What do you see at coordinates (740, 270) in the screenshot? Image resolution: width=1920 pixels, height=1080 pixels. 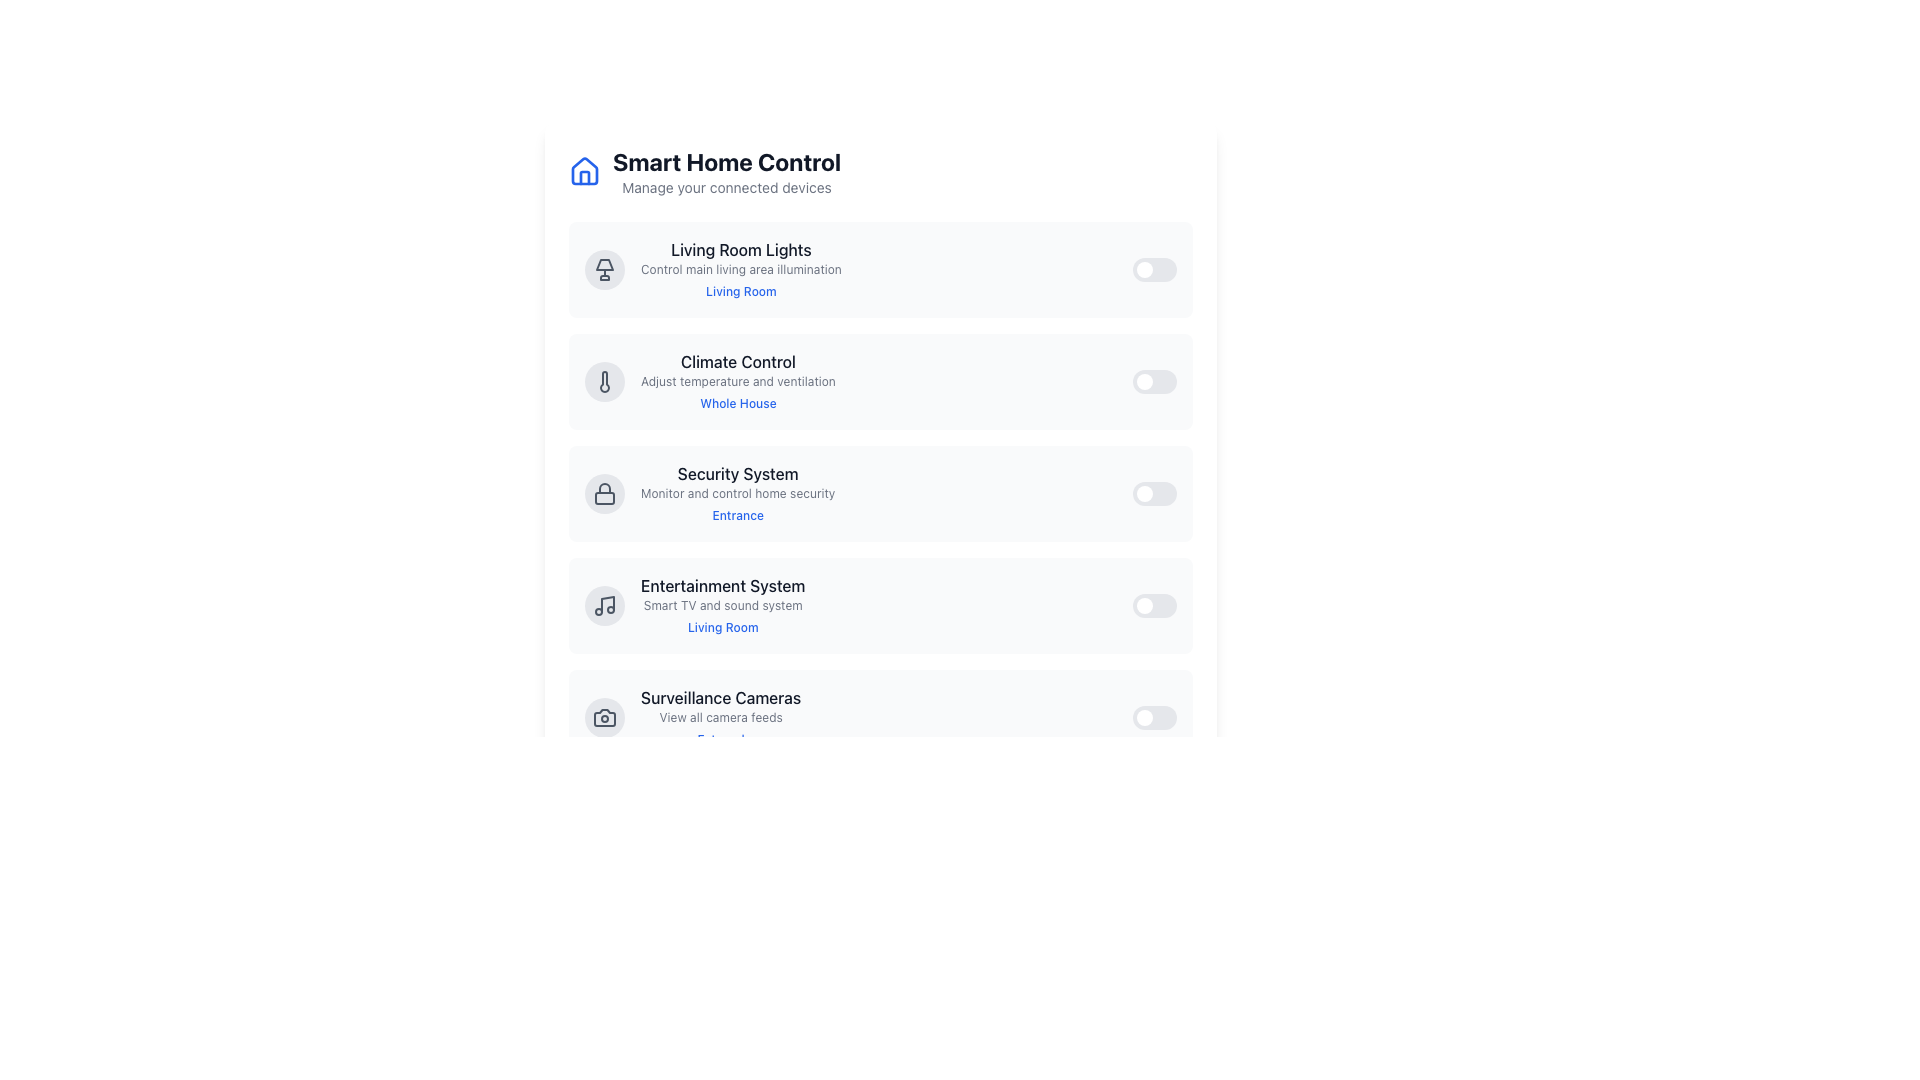 I see `information displayed in the 'Living Room Lights' text label, which includes the title, description, and link in the Smart Home Control menu` at bounding box center [740, 270].